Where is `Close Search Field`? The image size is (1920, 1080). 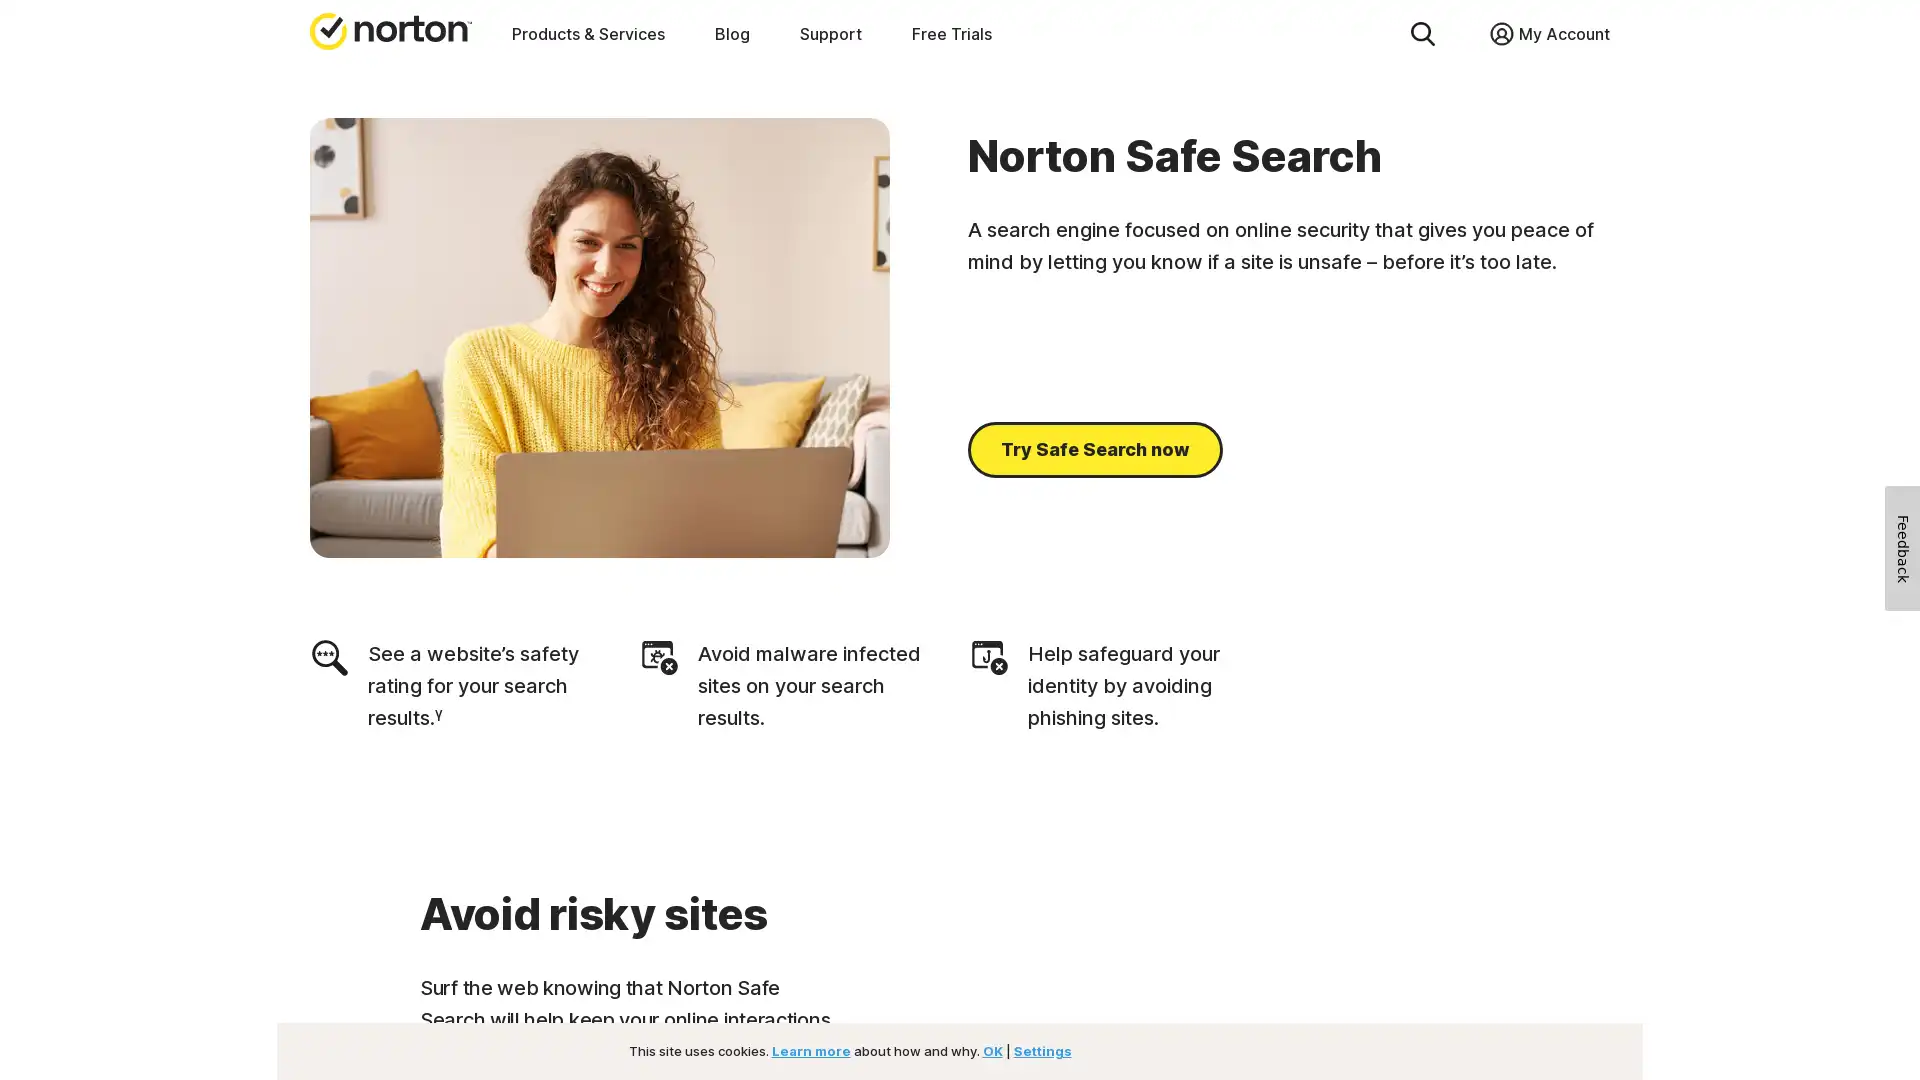 Close Search Field is located at coordinates (1429, 33).